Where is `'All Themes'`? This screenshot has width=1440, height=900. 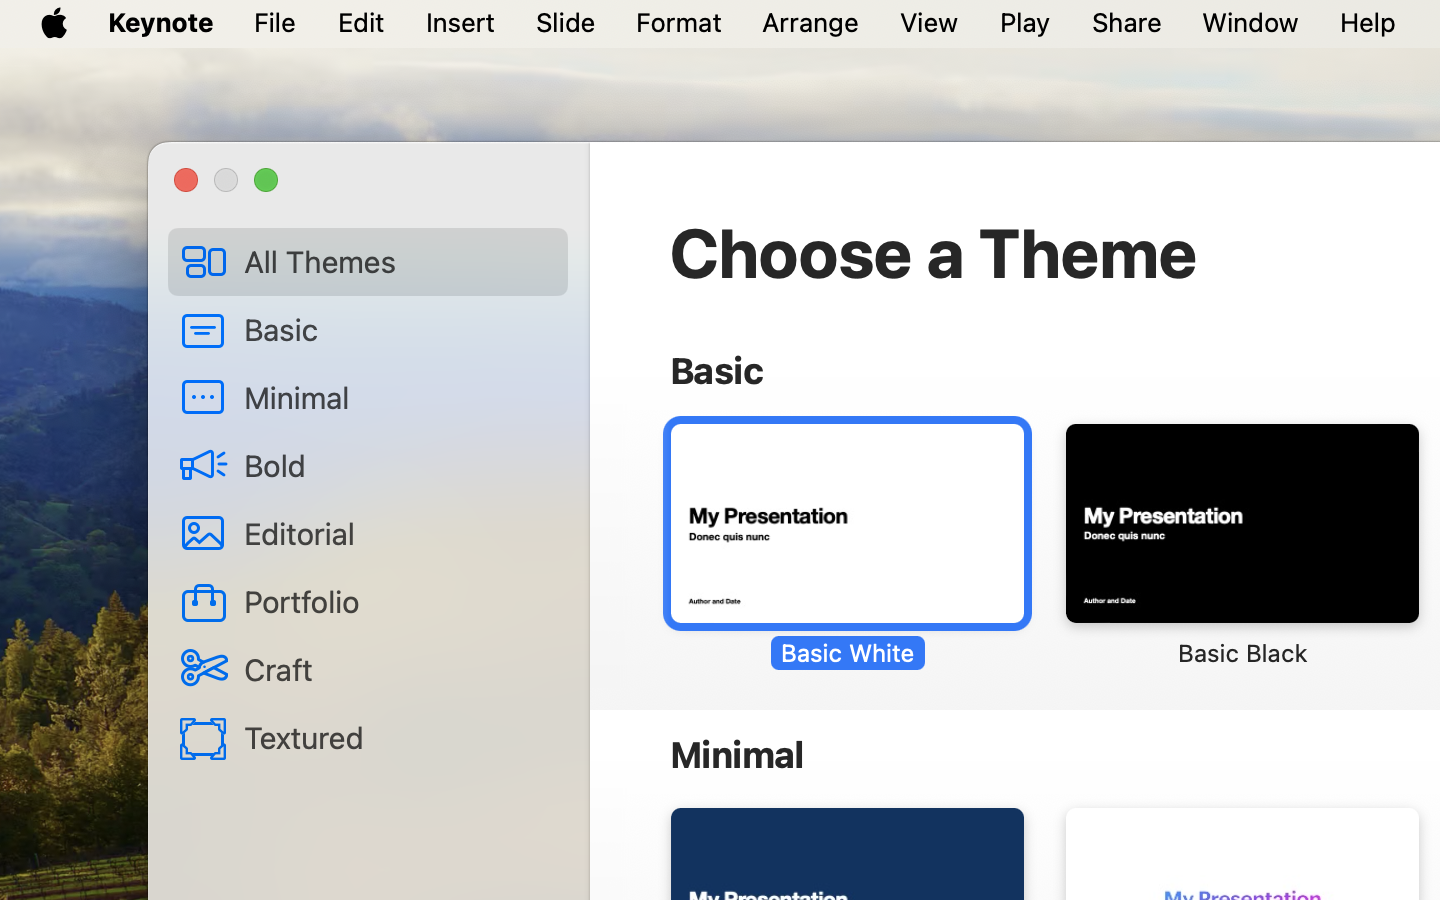
'All Themes' is located at coordinates (397, 260).